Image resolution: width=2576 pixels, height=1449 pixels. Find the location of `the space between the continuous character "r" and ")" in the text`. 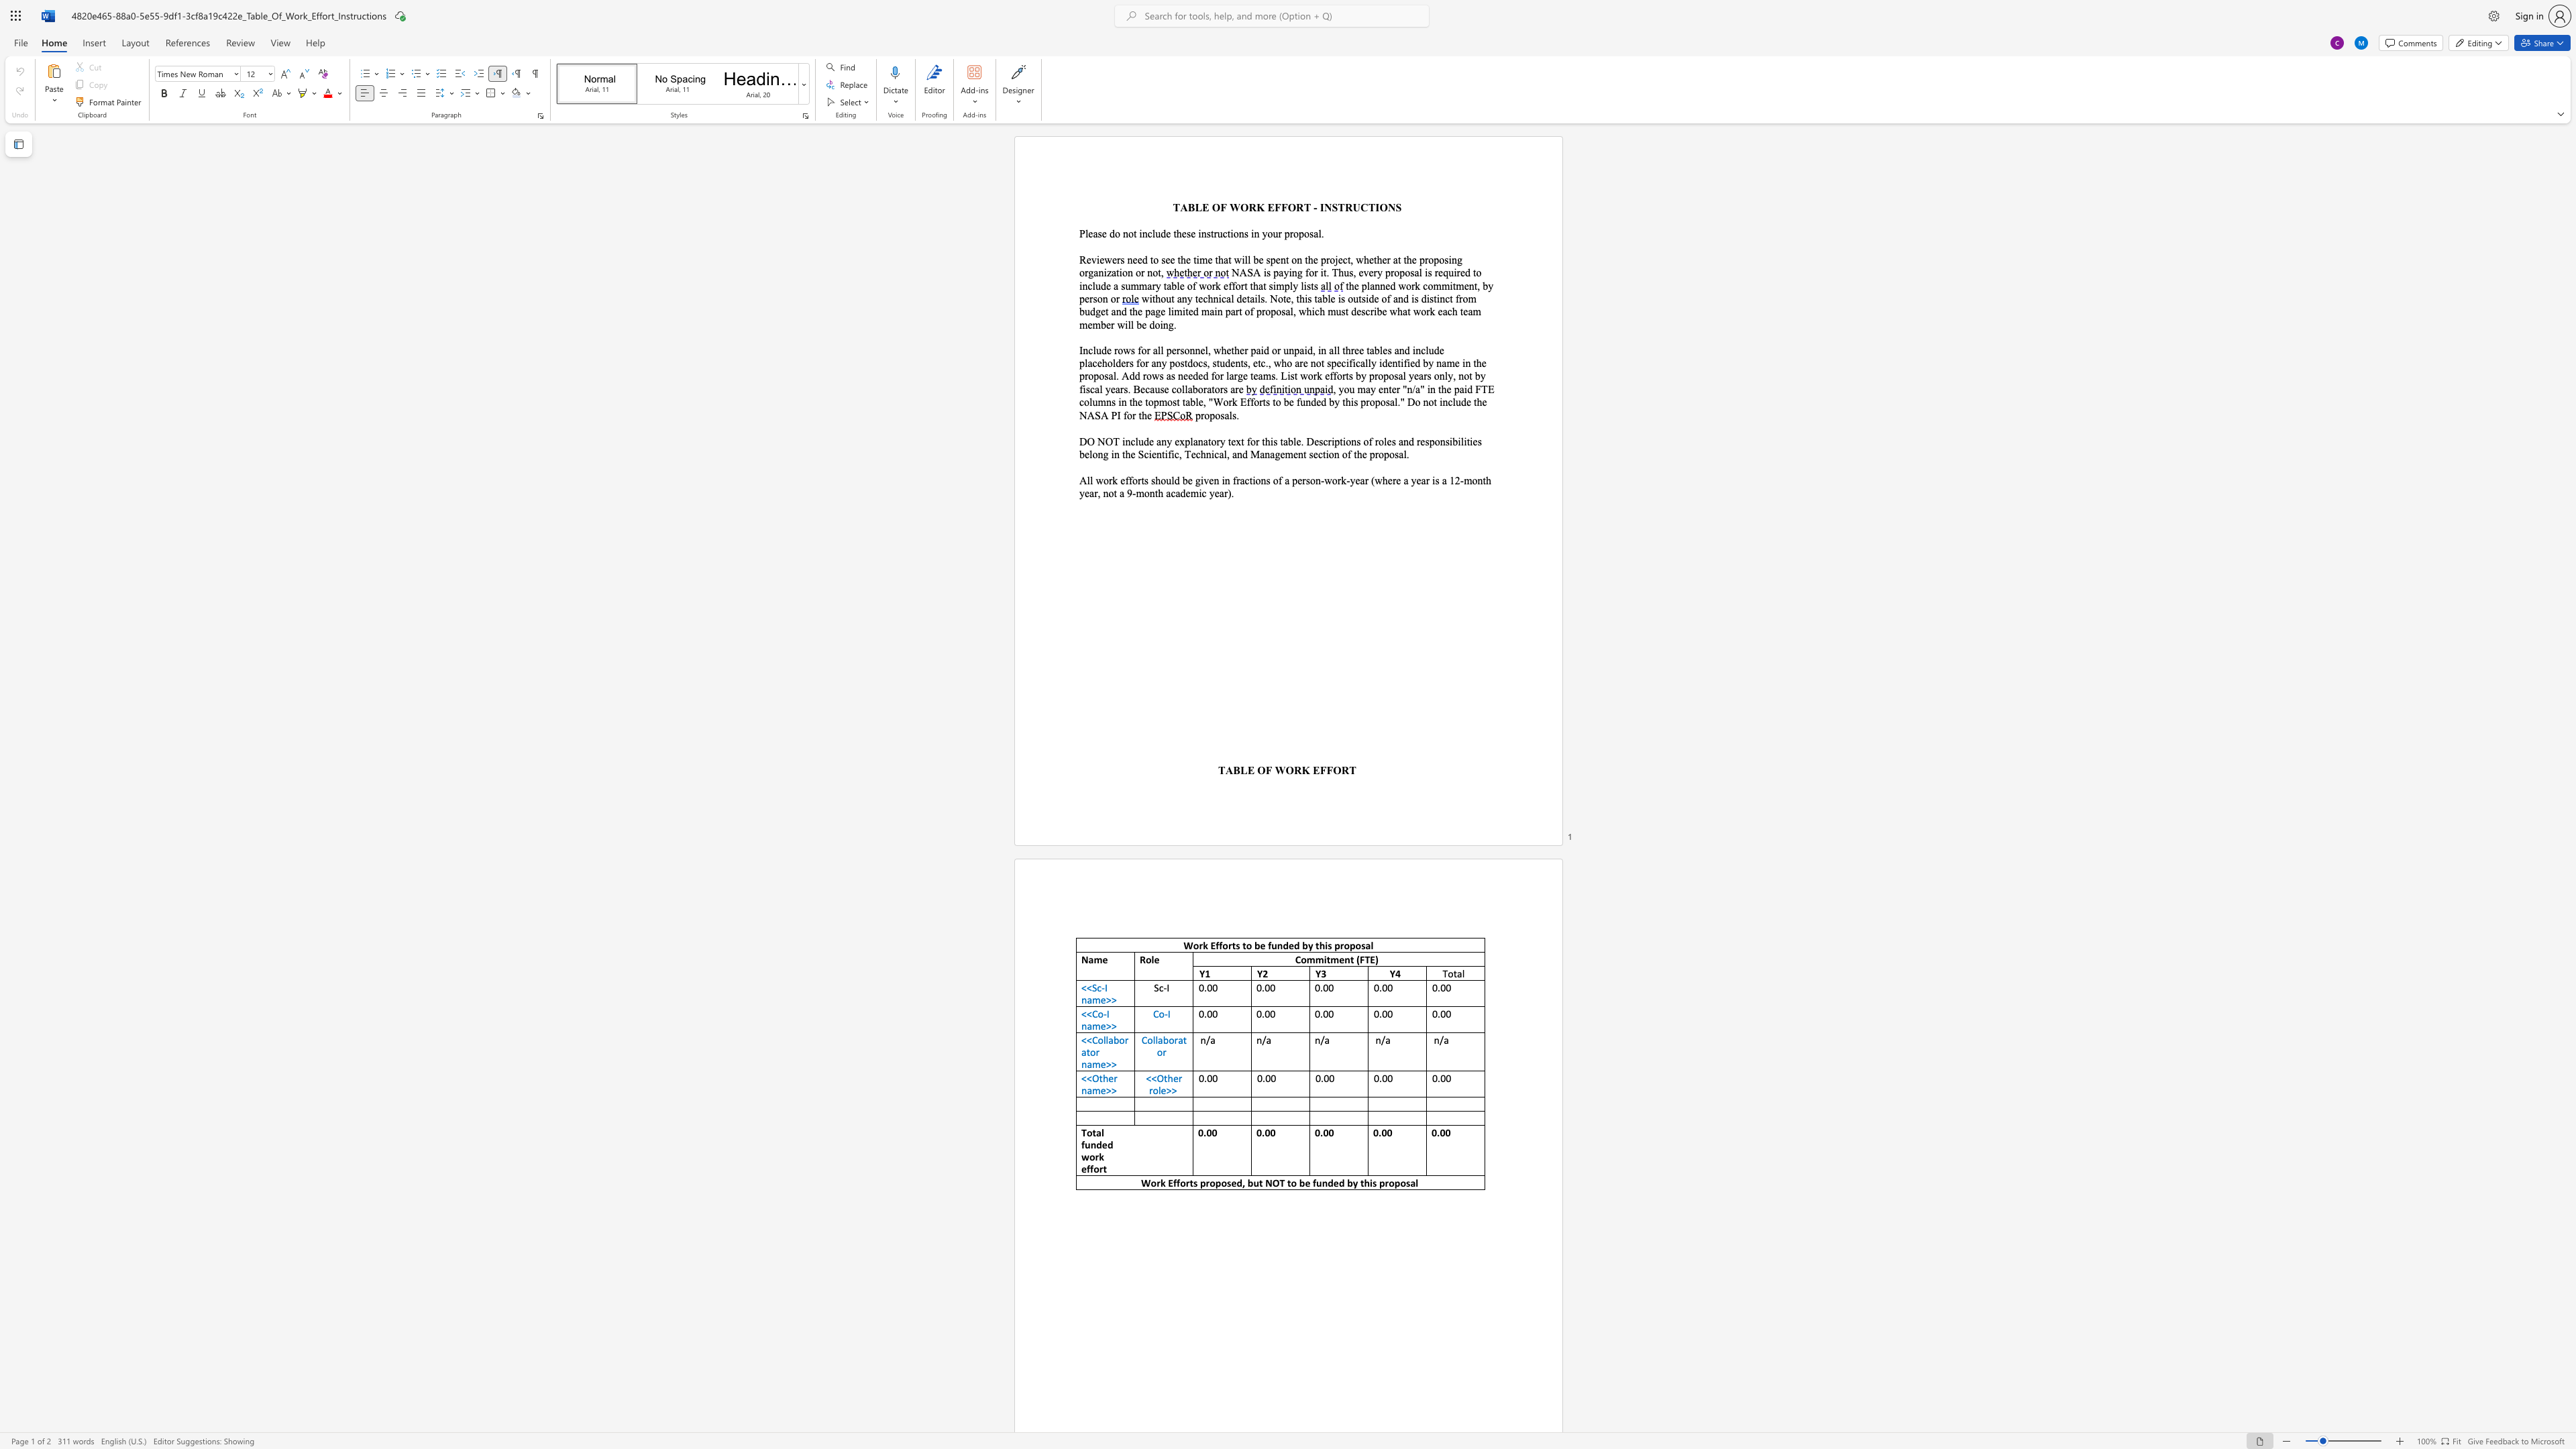

the space between the continuous character "r" and ")" in the text is located at coordinates (1227, 493).